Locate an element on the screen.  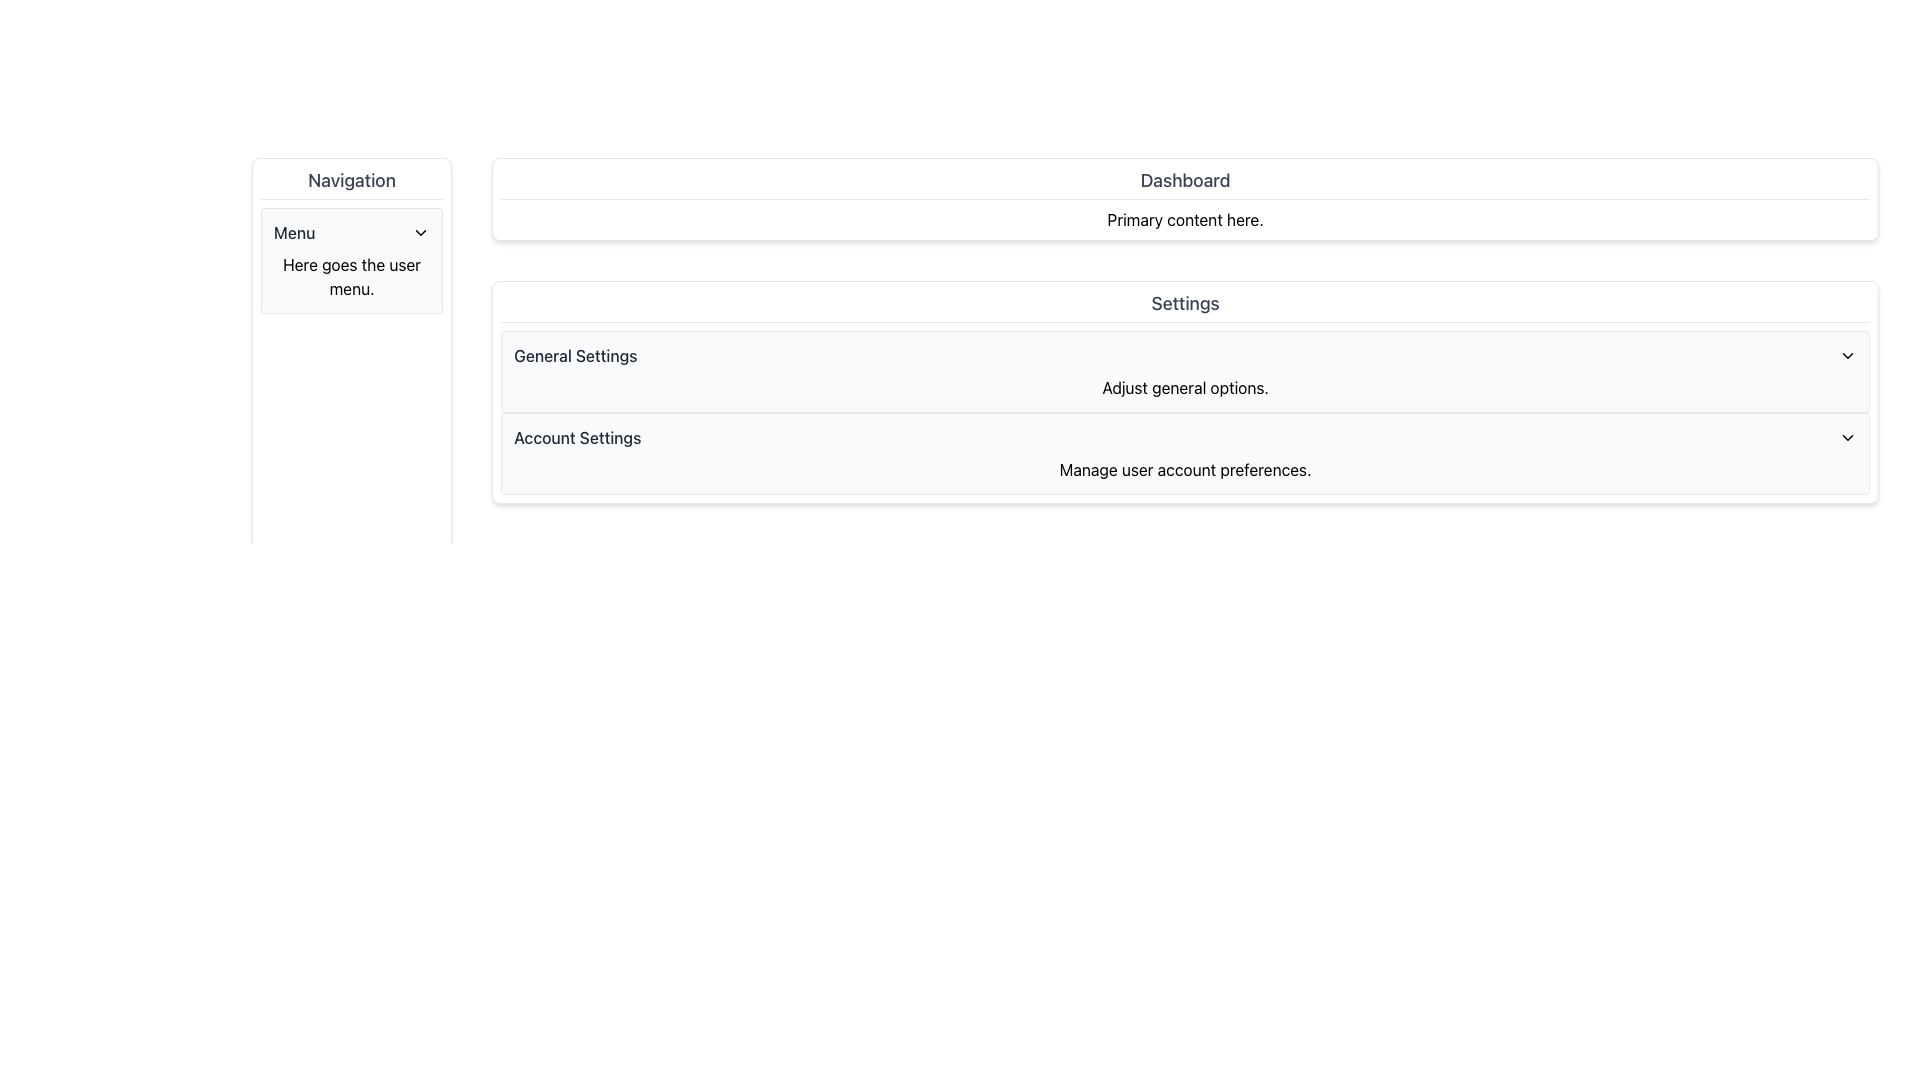
the text label displaying 'Adjust general options.' located beneath the 'General Settings' title in the center area of the layout is located at coordinates (1185, 388).